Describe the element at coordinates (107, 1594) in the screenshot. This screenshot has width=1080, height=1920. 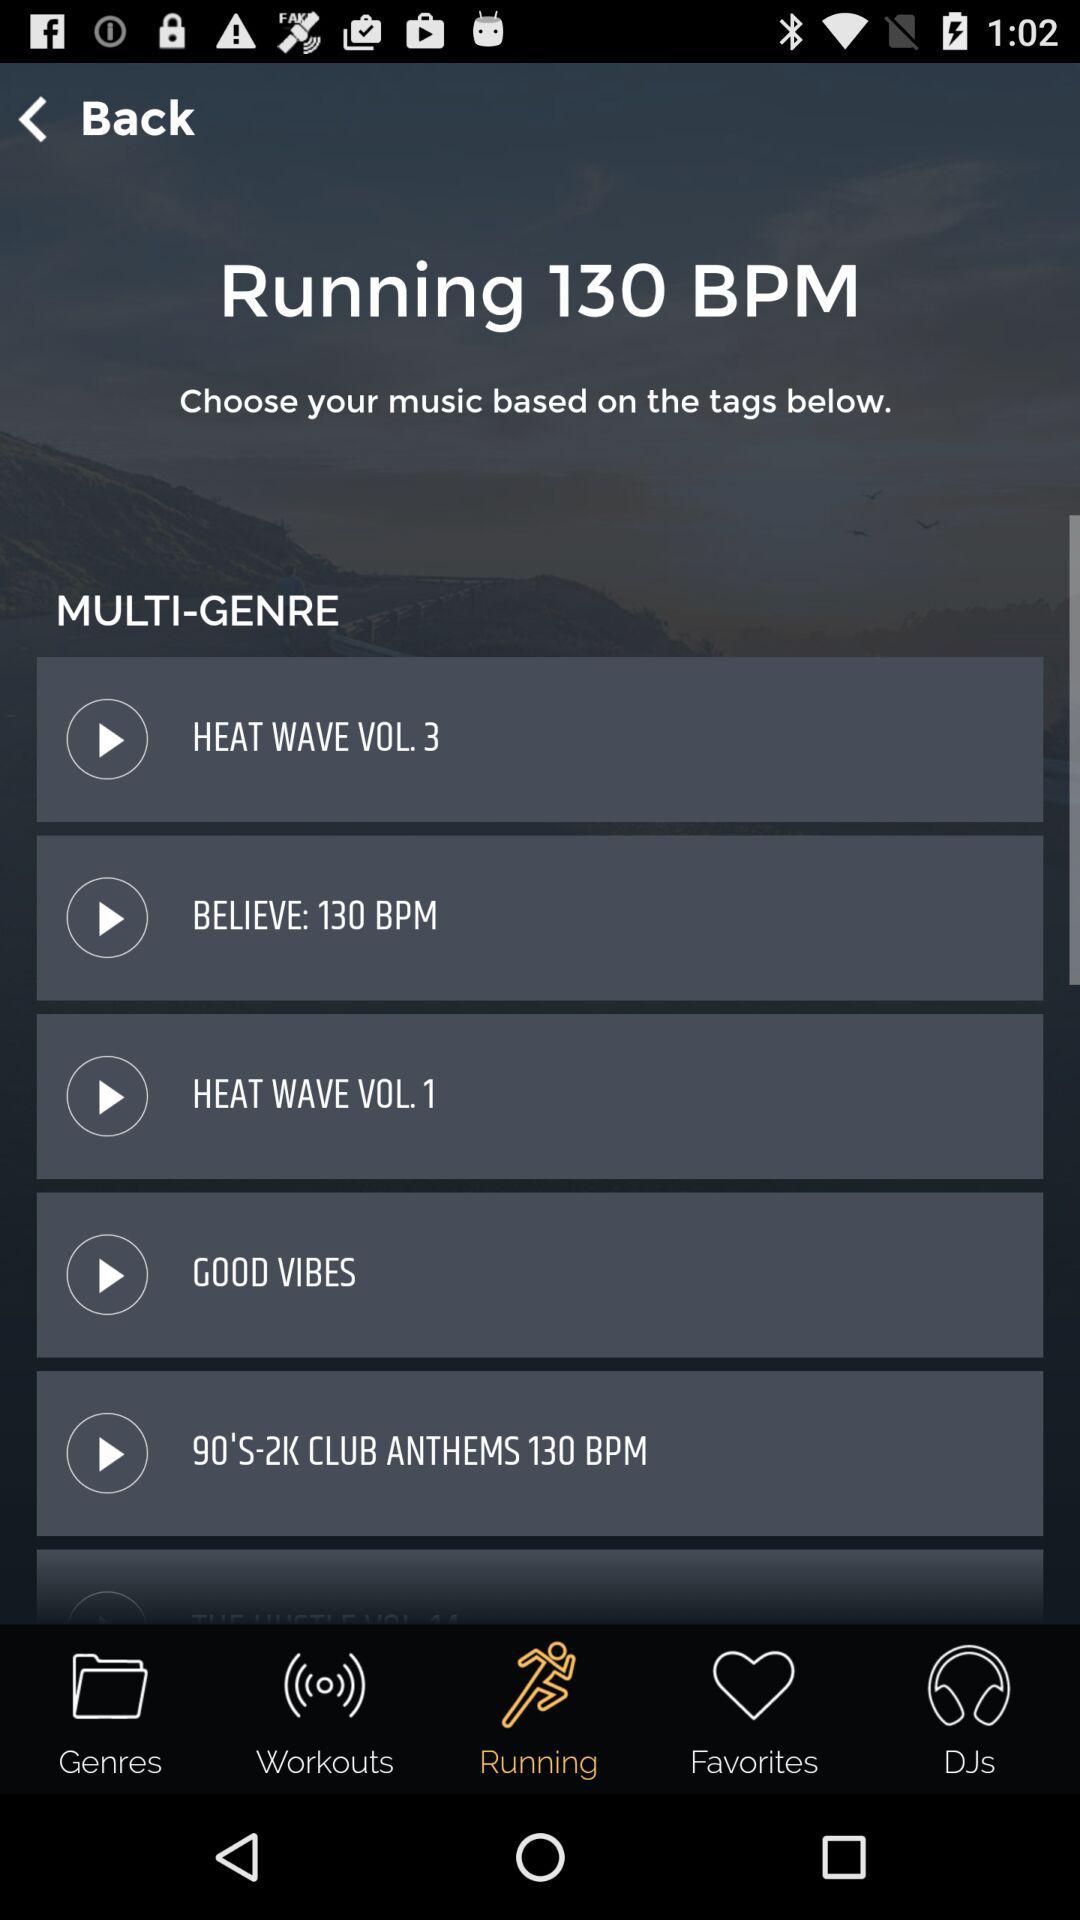
I see `tap the icon just above genres` at that location.